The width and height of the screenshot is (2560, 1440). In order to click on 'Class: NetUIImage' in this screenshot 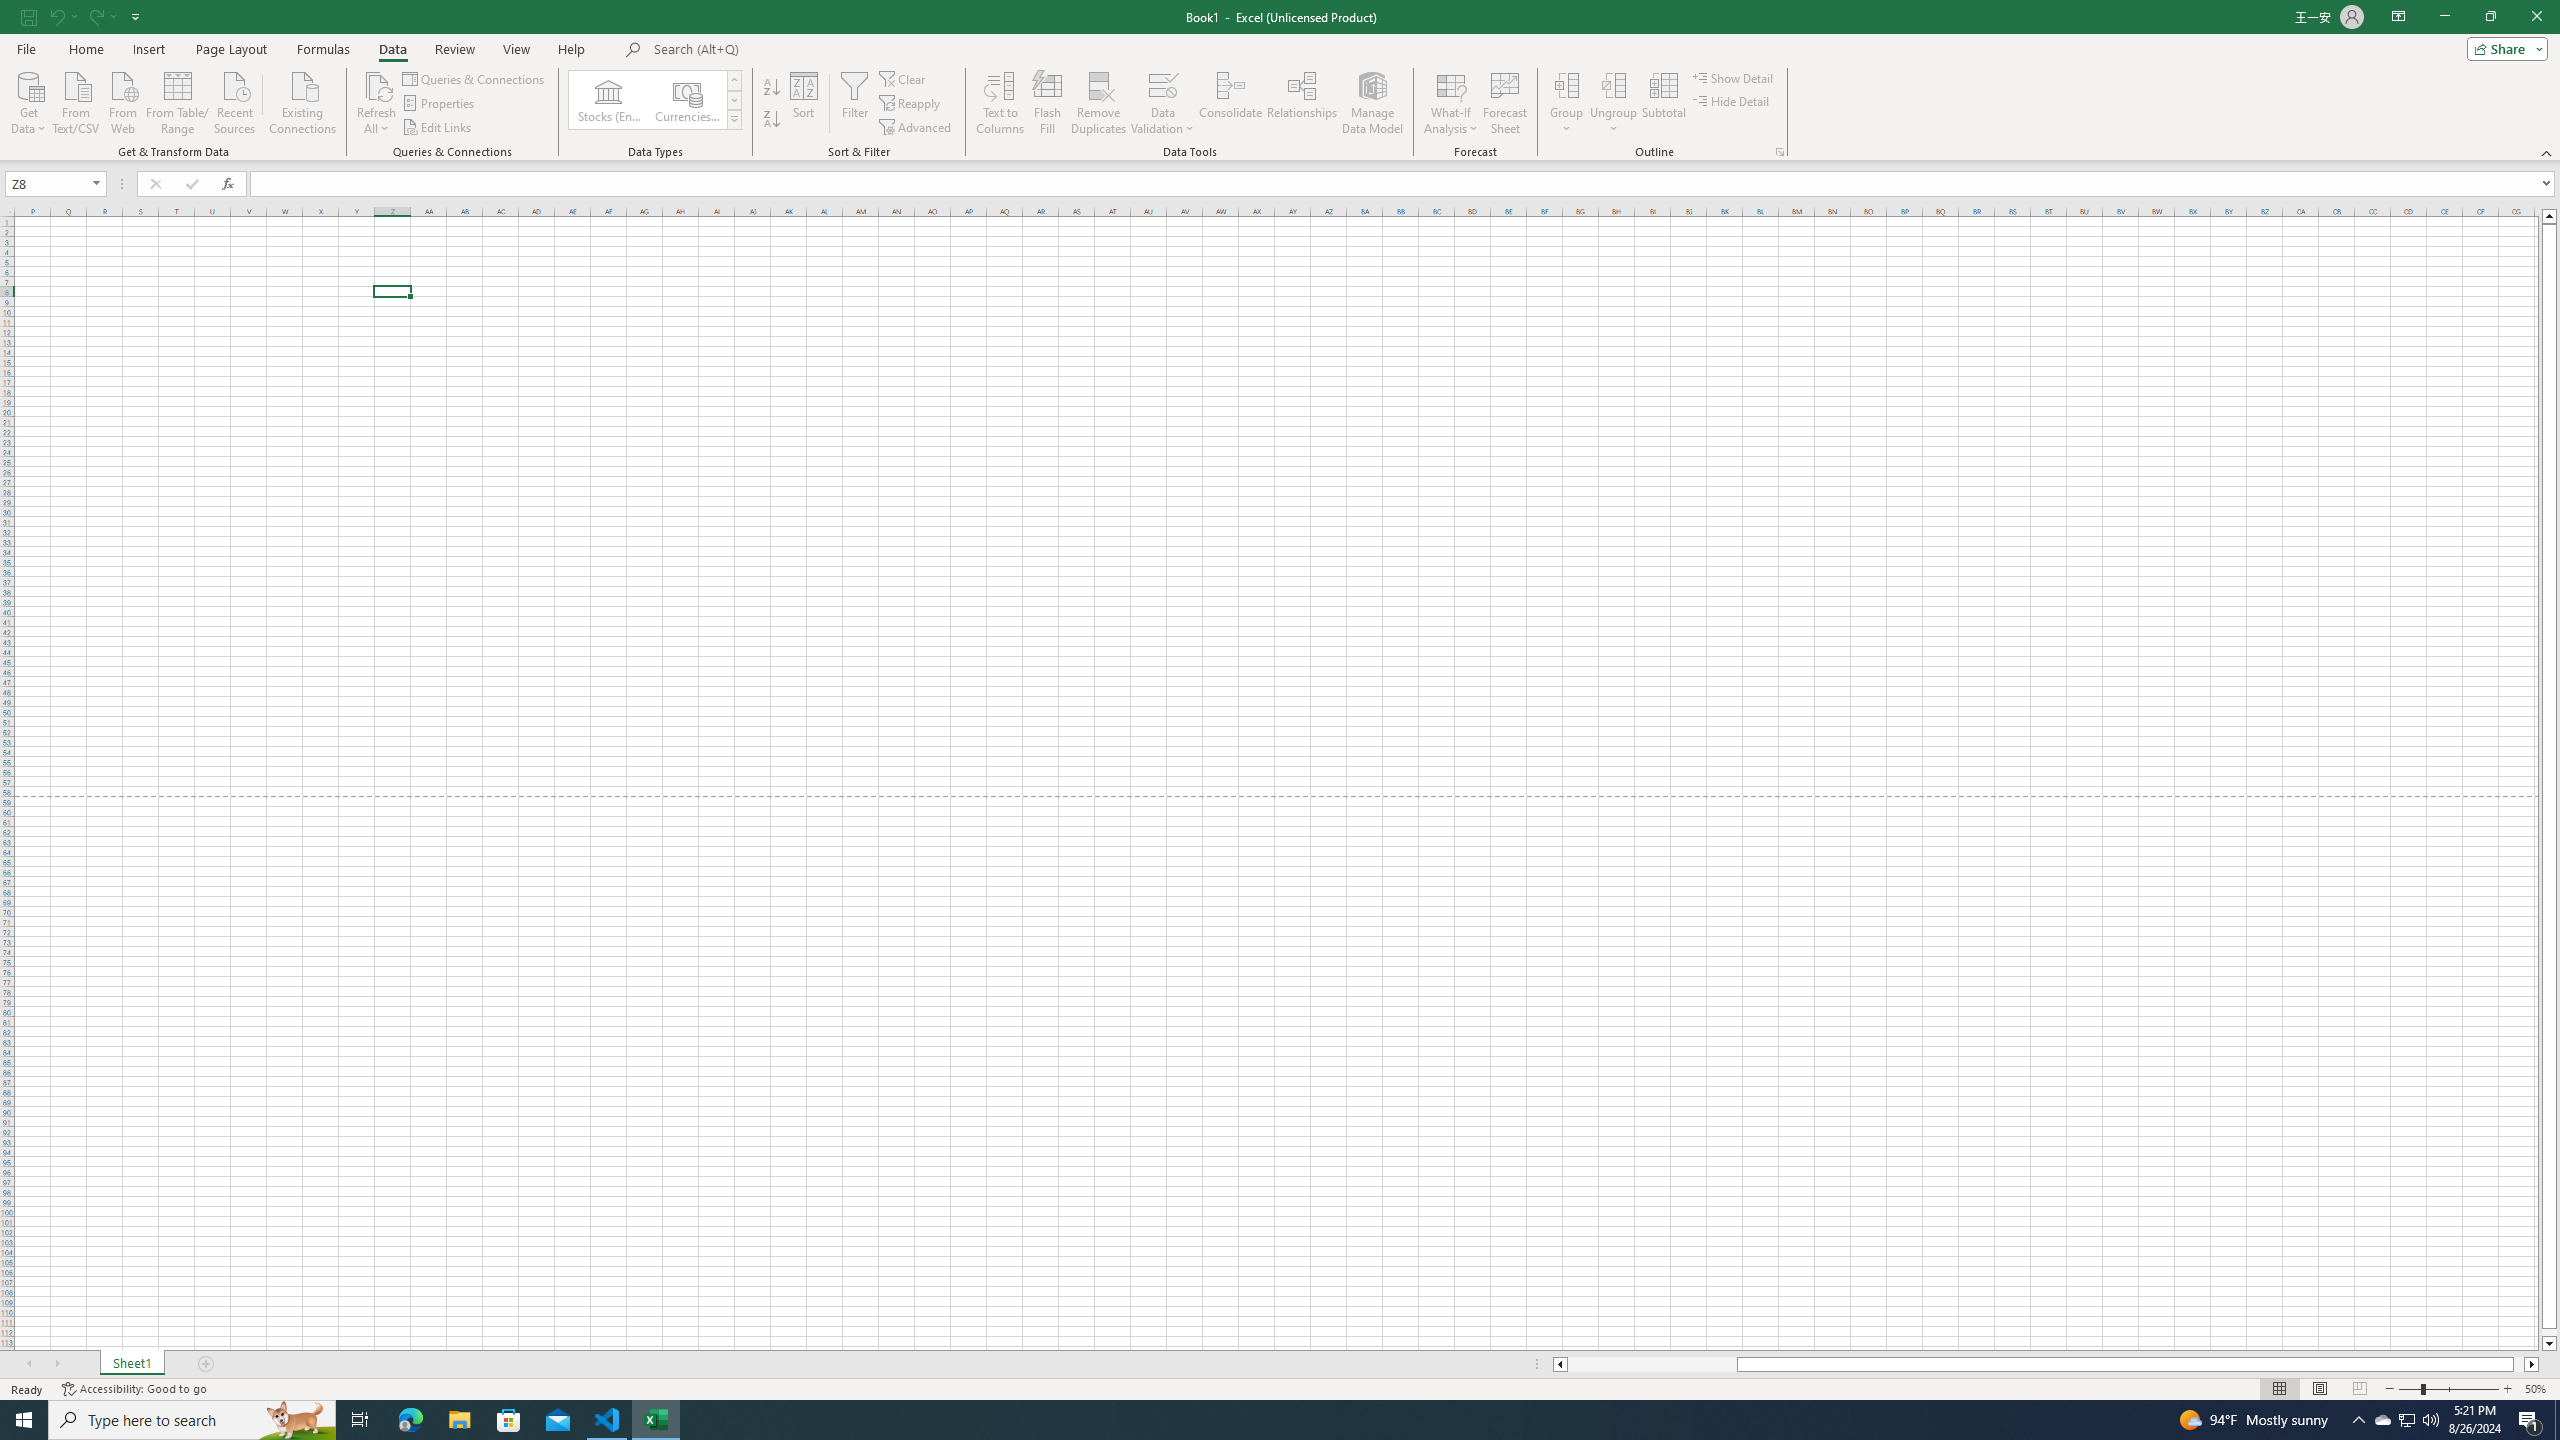, I will do `click(735, 119)`.